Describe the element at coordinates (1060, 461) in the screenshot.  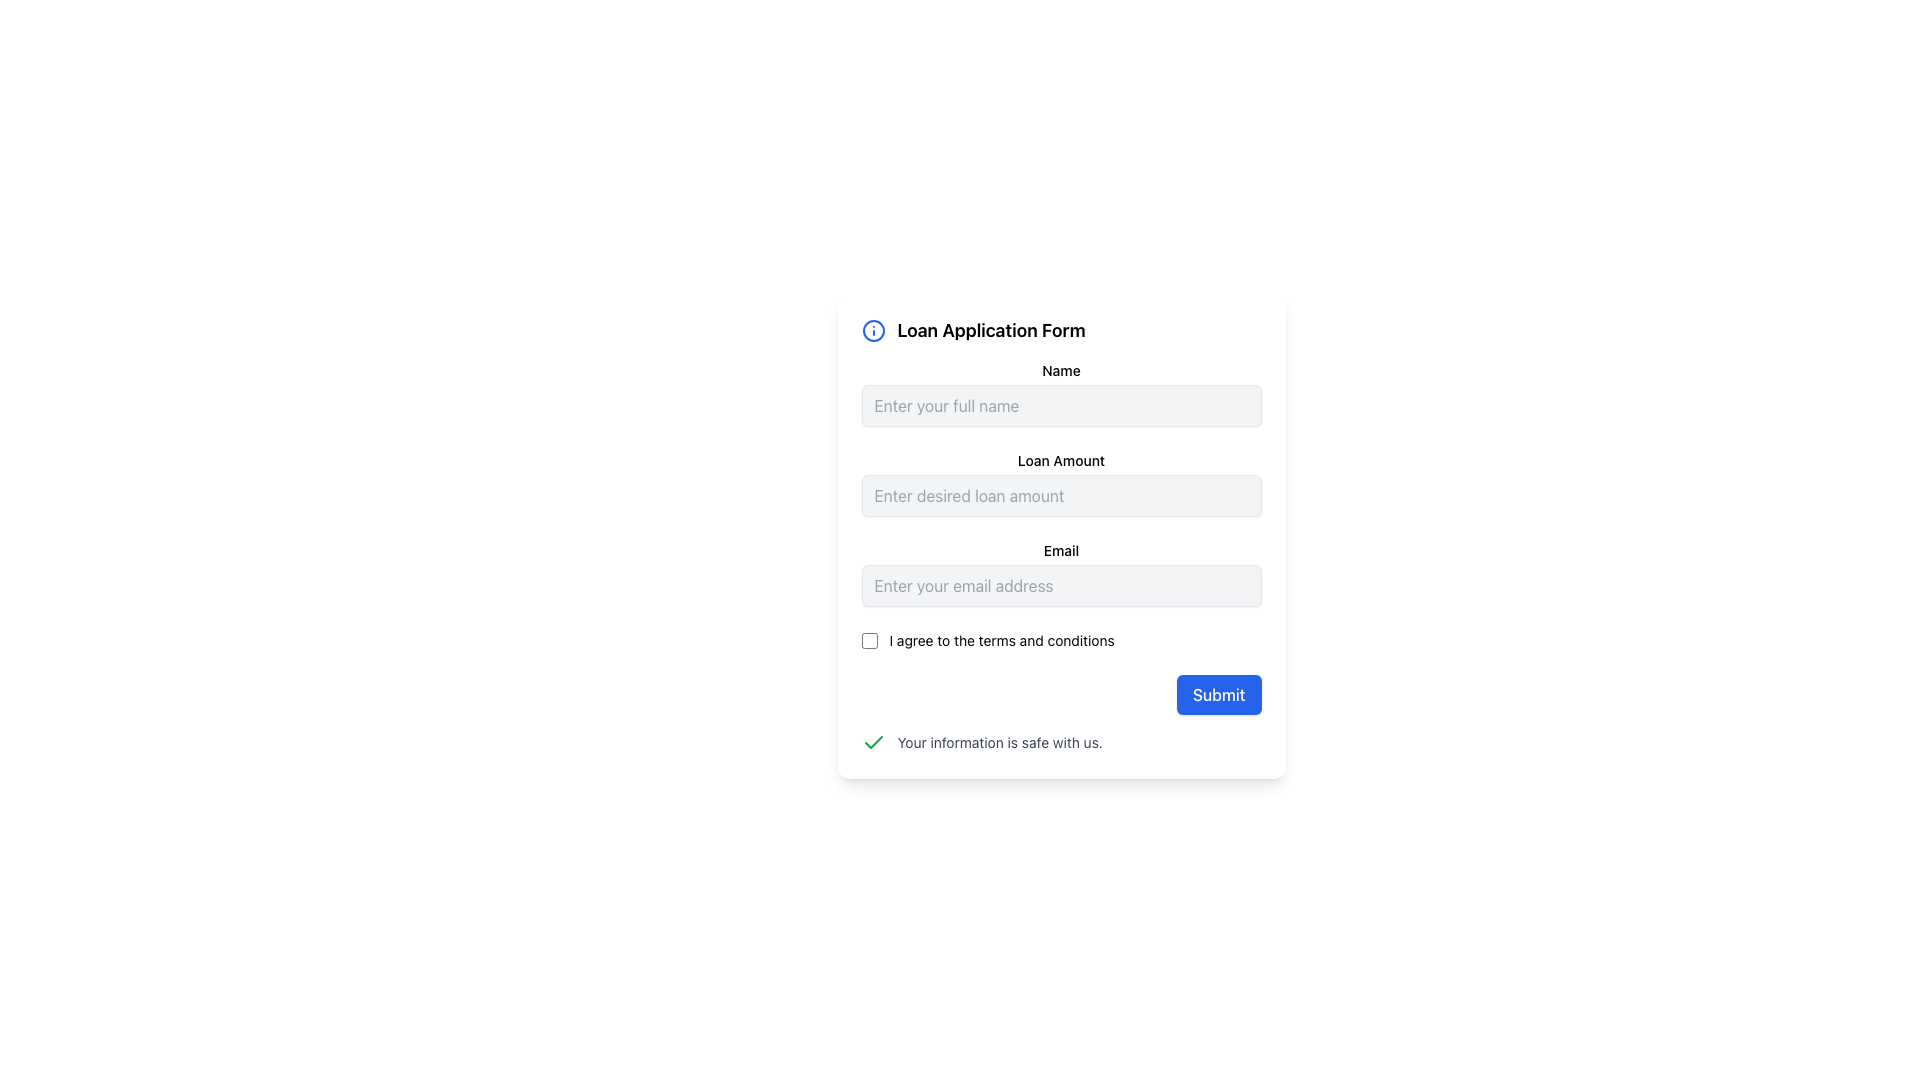
I see `the Text label that describes the input field for the desired loan amount in the Loan Application Form` at that location.